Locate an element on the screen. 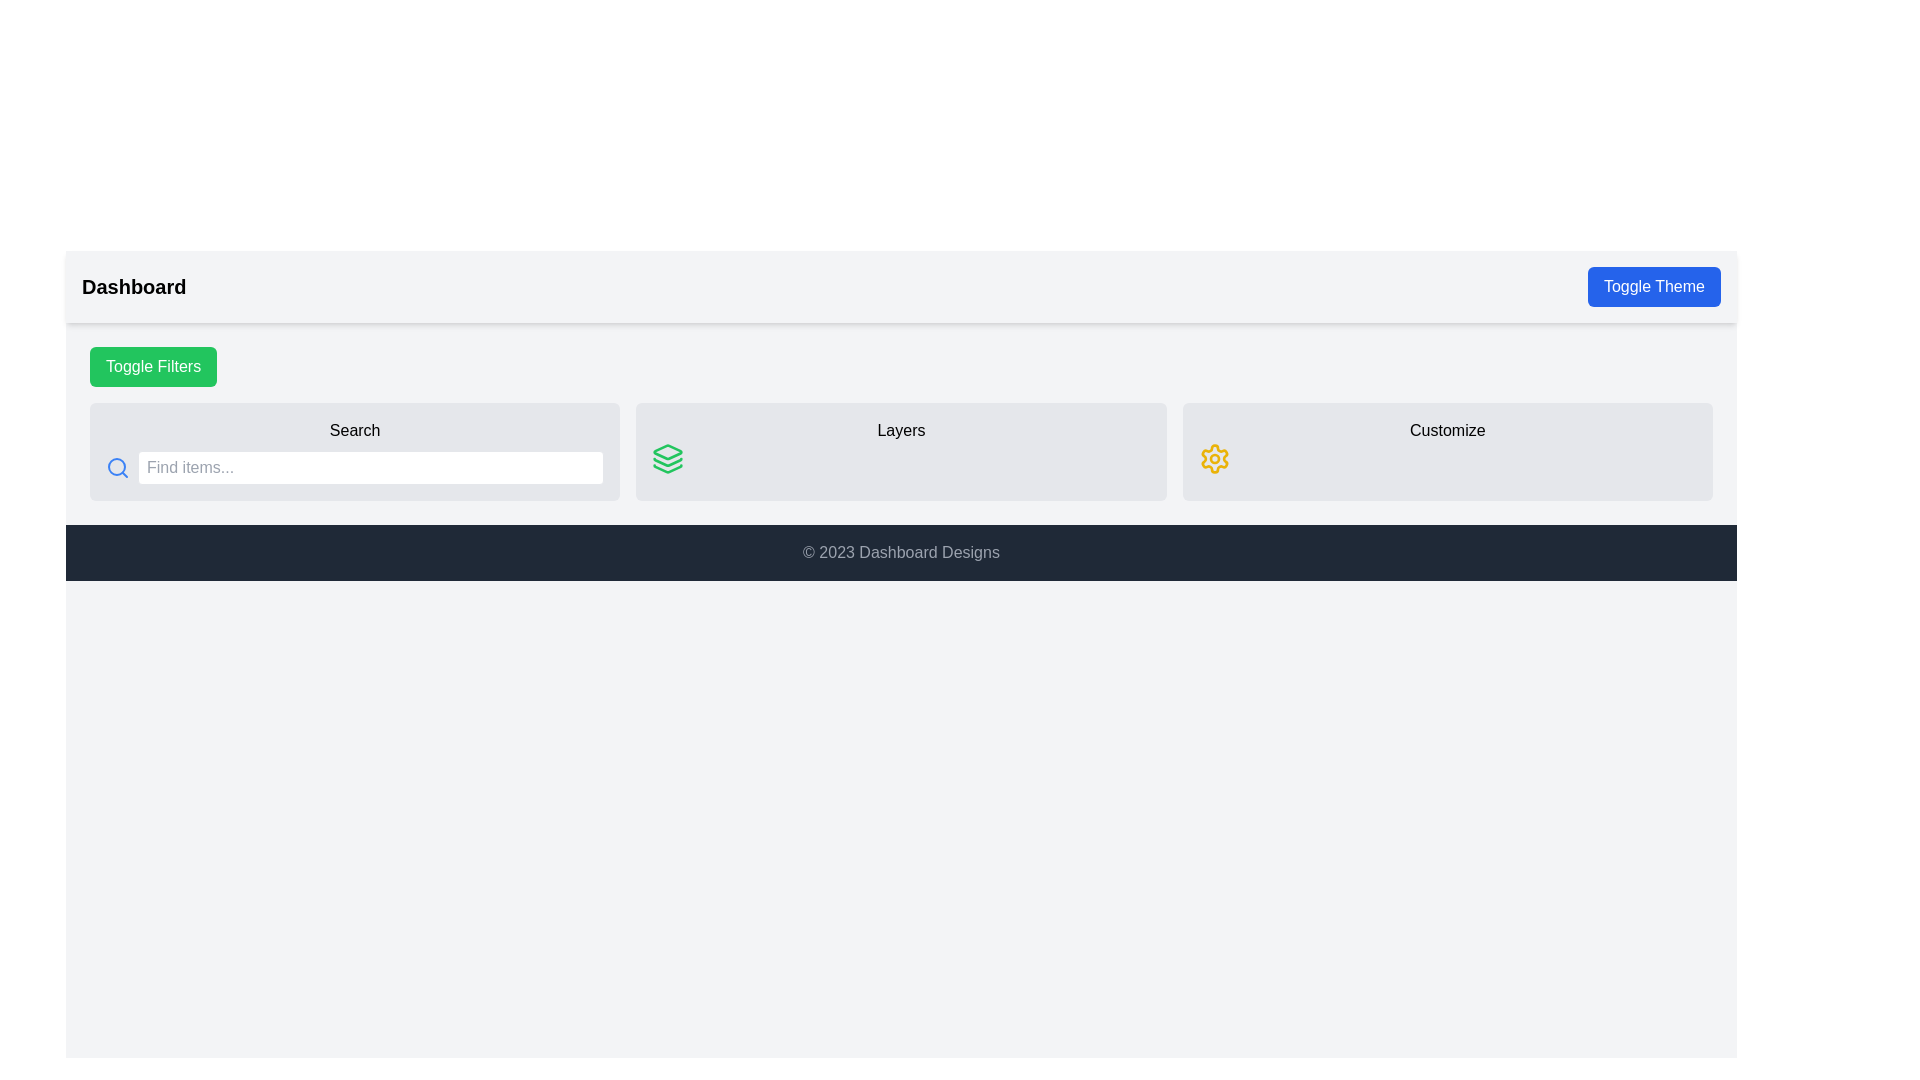 Image resolution: width=1920 pixels, height=1080 pixels. the bright green button labeled 'Toggle Filters' is located at coordinates (152, 366).